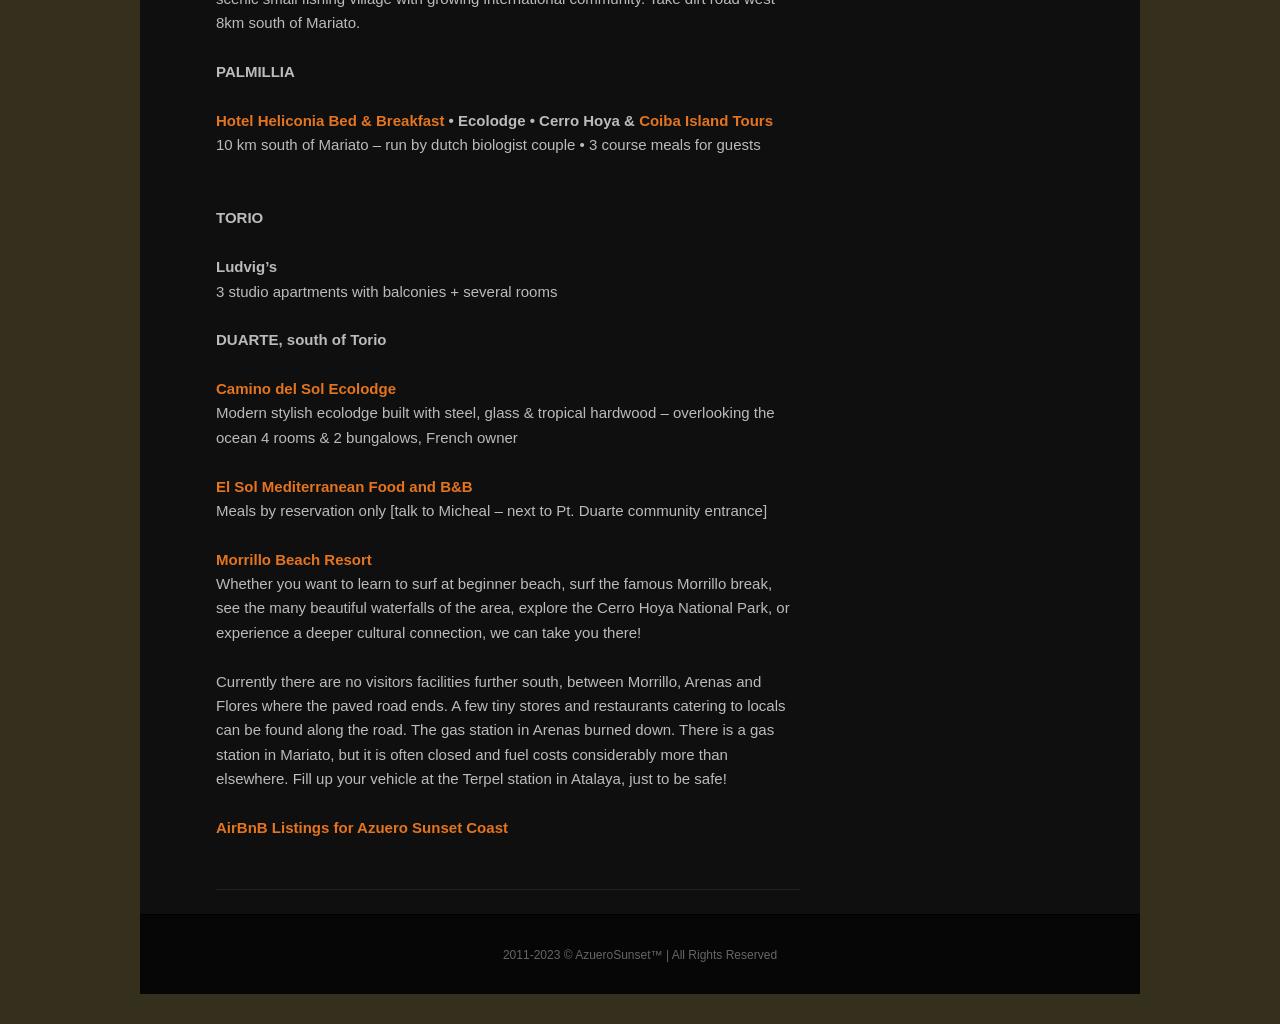 This screenshot has height=1024, width=1280. Describe the element at coordinates (240, 216) in the screenshot. I see `'TORIO'` at that location.